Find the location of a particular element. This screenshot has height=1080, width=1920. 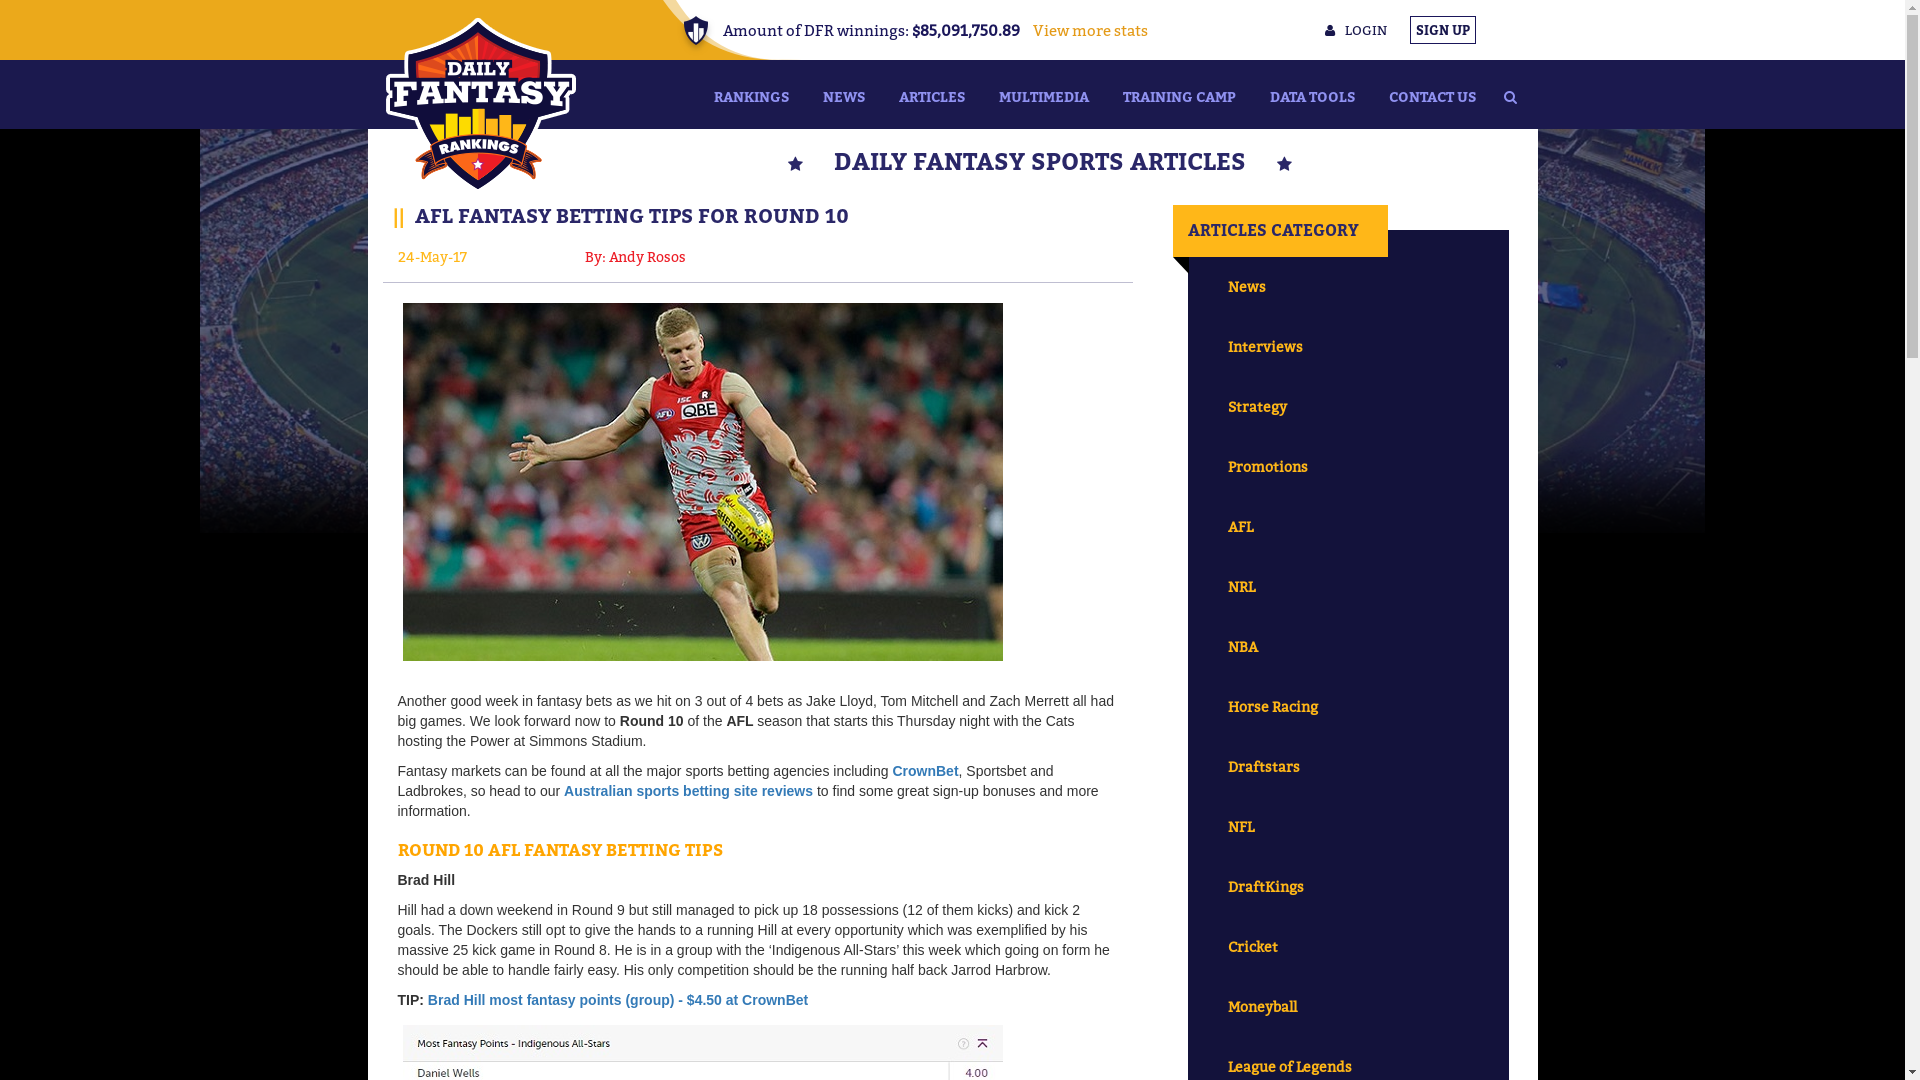

'Interviews' is located at coordinates (1348, 346).